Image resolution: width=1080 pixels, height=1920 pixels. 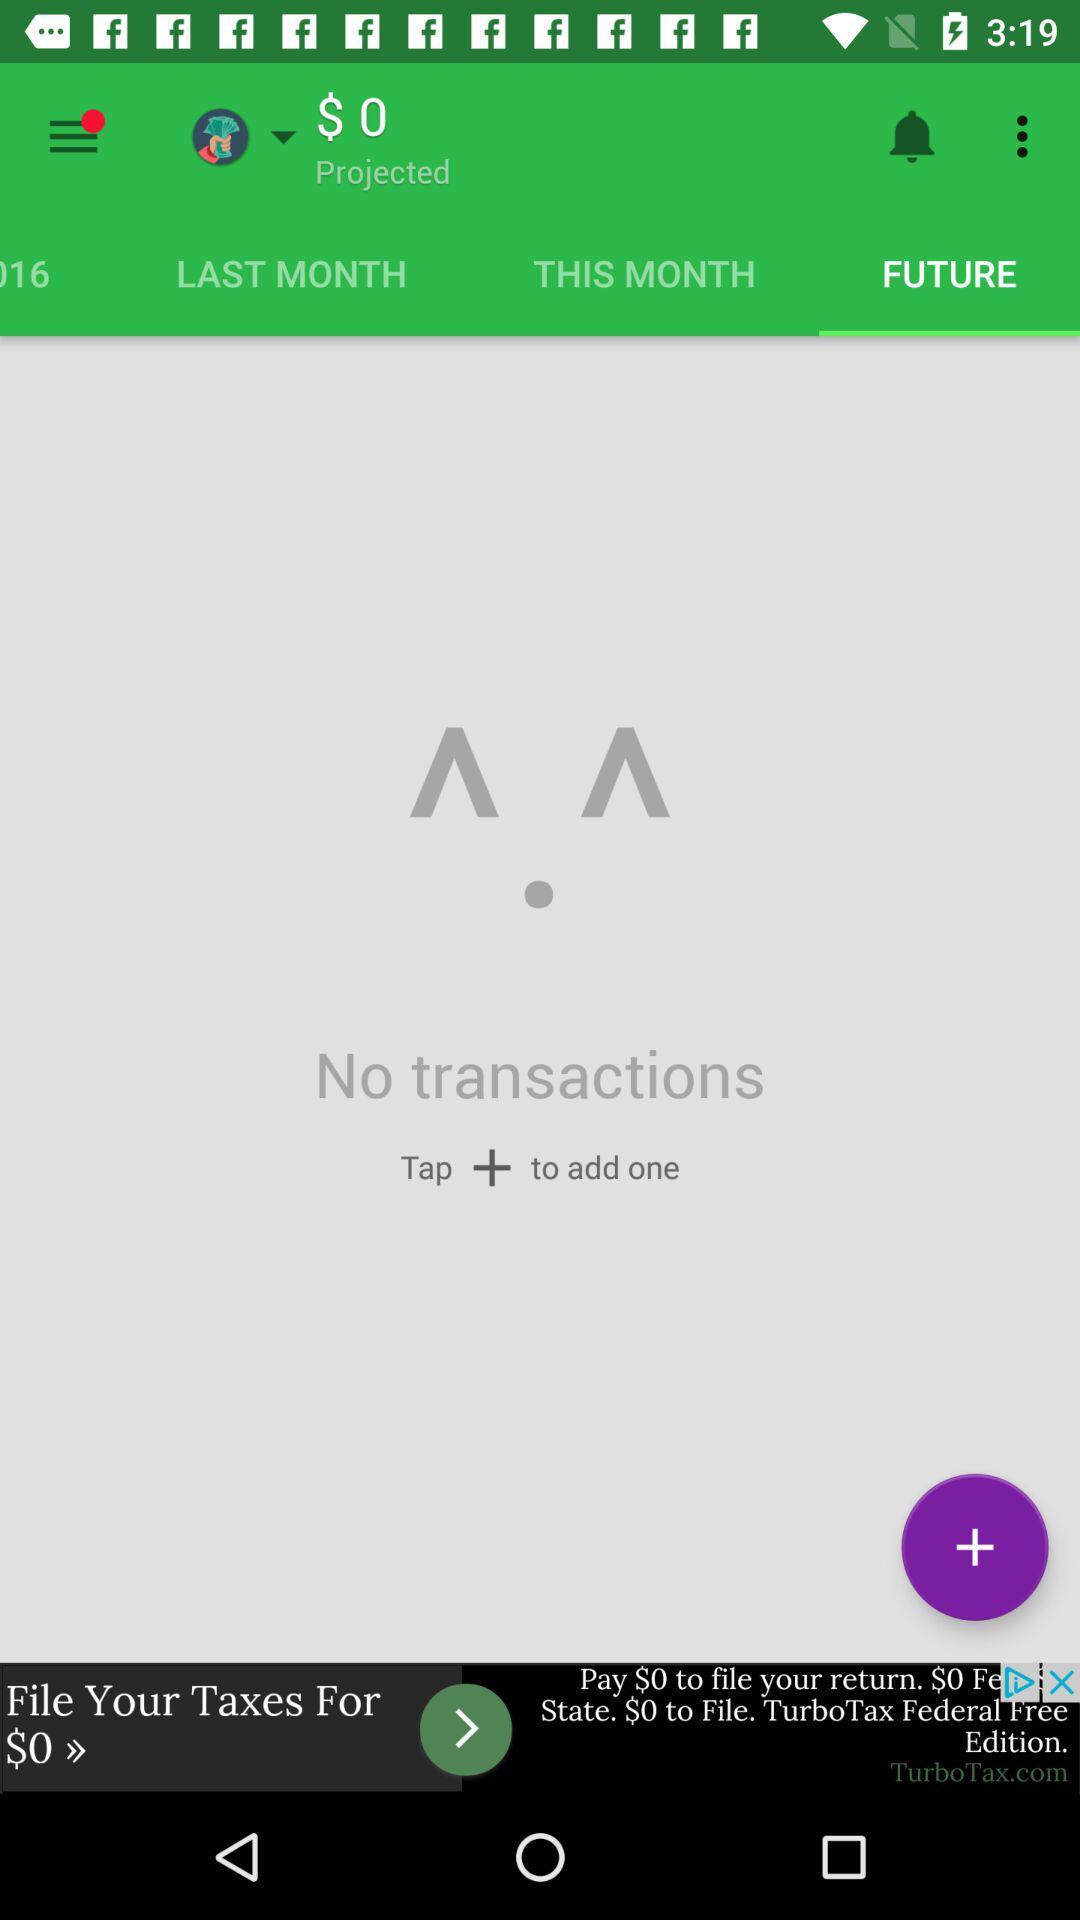 I want to click on advertisement, so click(x=540, y=1727).